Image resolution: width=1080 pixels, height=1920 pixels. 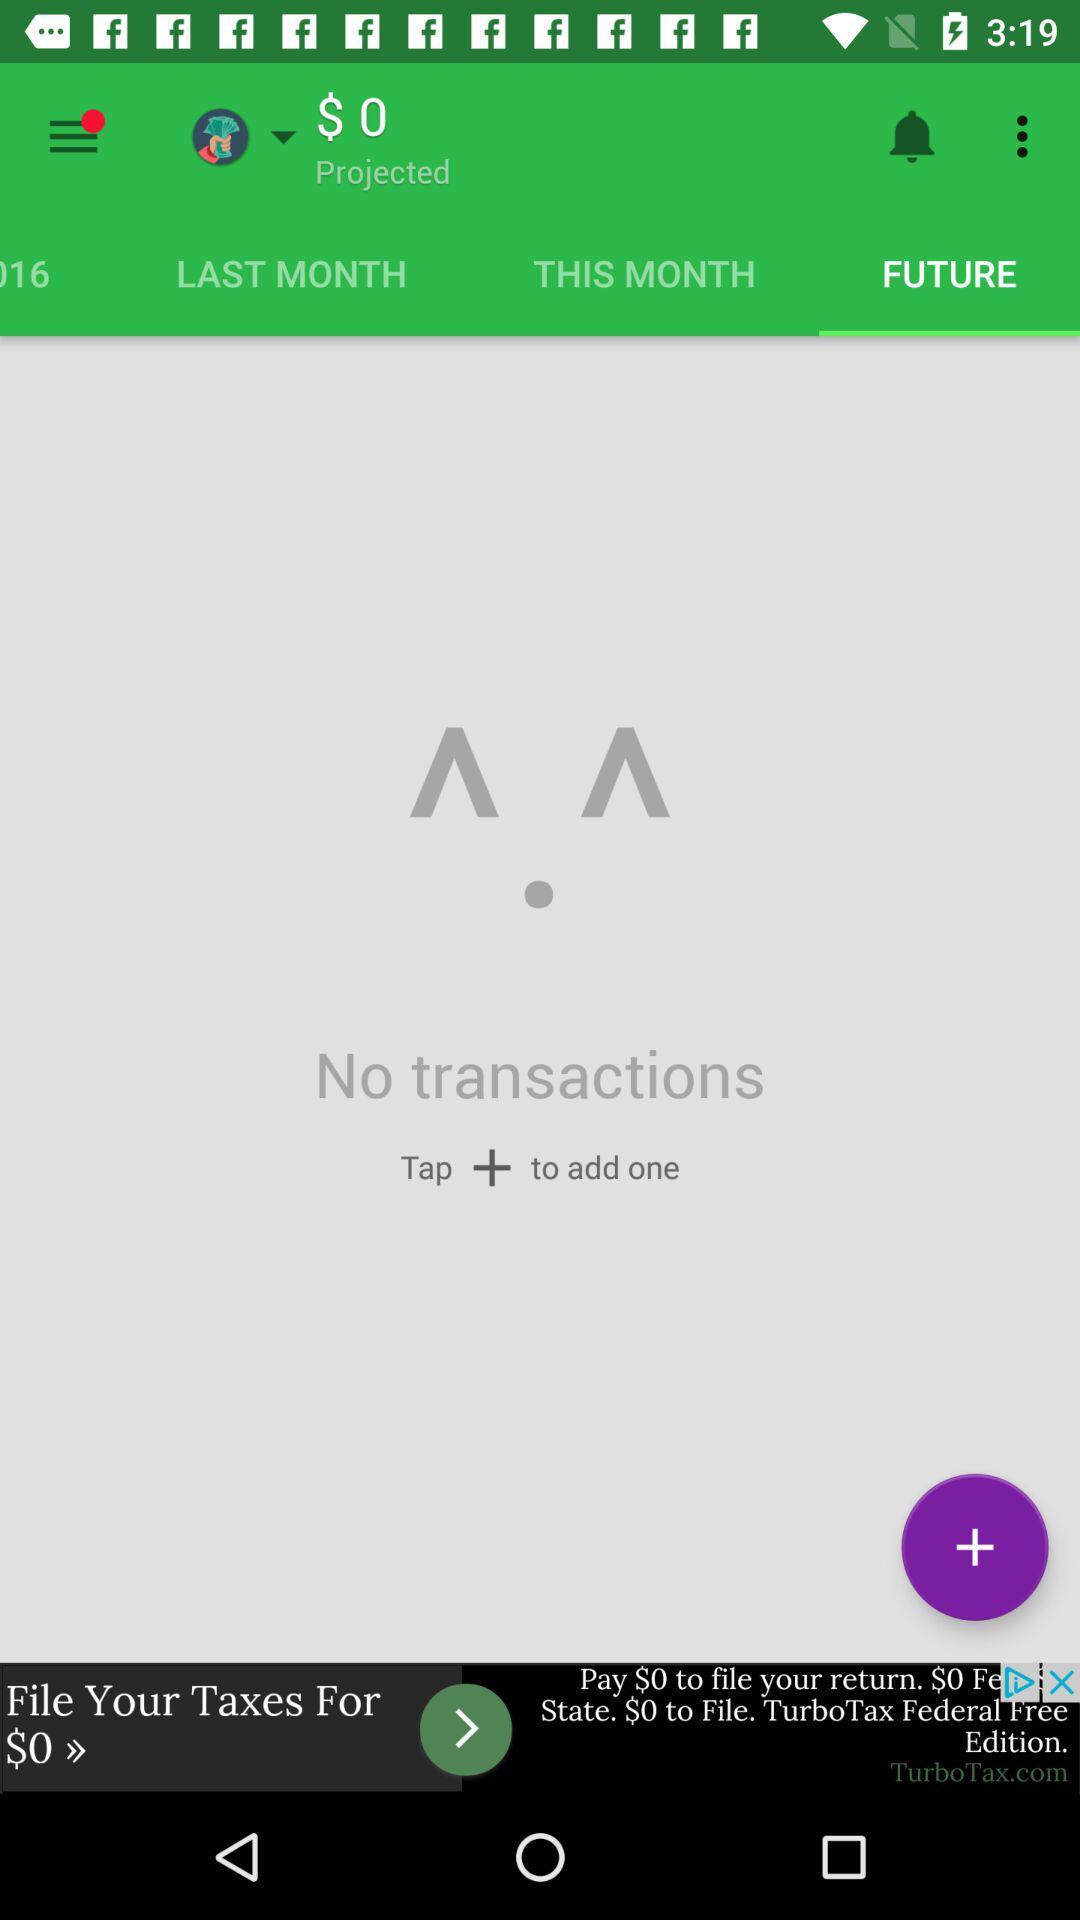 I want to click on advertisement, so click(x=540, y=1727).